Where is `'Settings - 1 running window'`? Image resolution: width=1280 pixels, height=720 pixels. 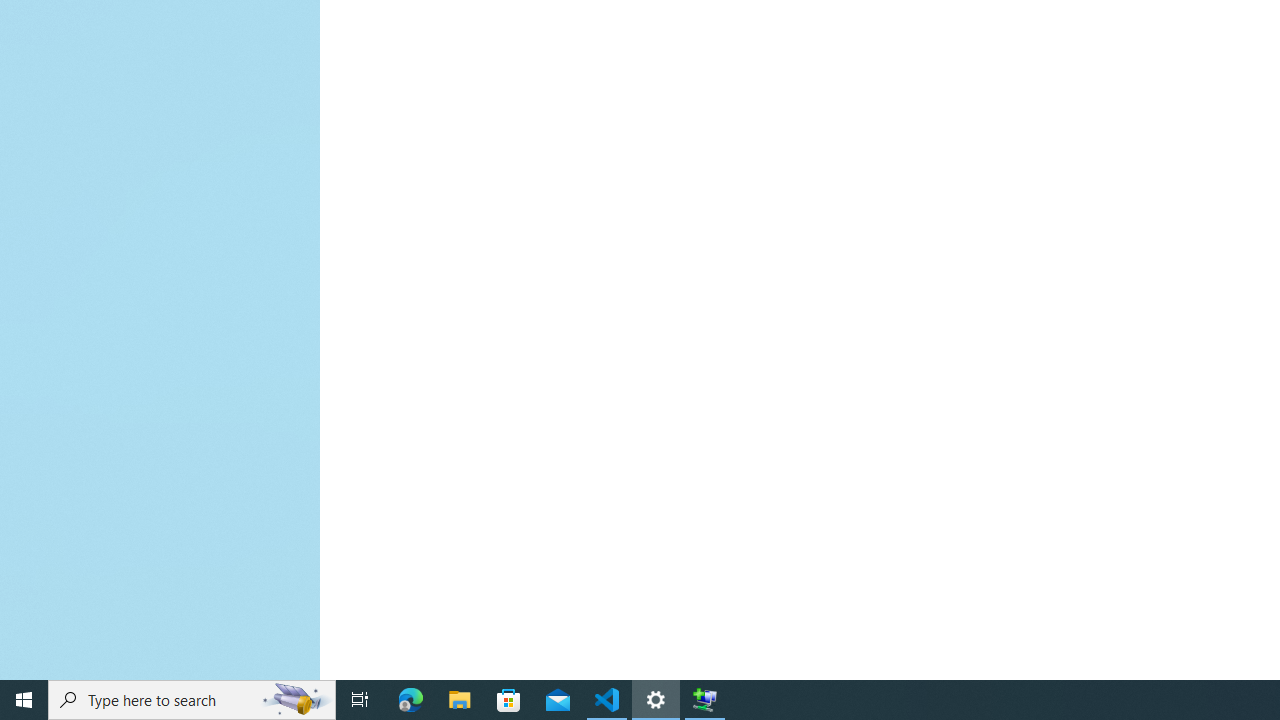
'Settings - 1 running window' is located at coordinates (656, 698).